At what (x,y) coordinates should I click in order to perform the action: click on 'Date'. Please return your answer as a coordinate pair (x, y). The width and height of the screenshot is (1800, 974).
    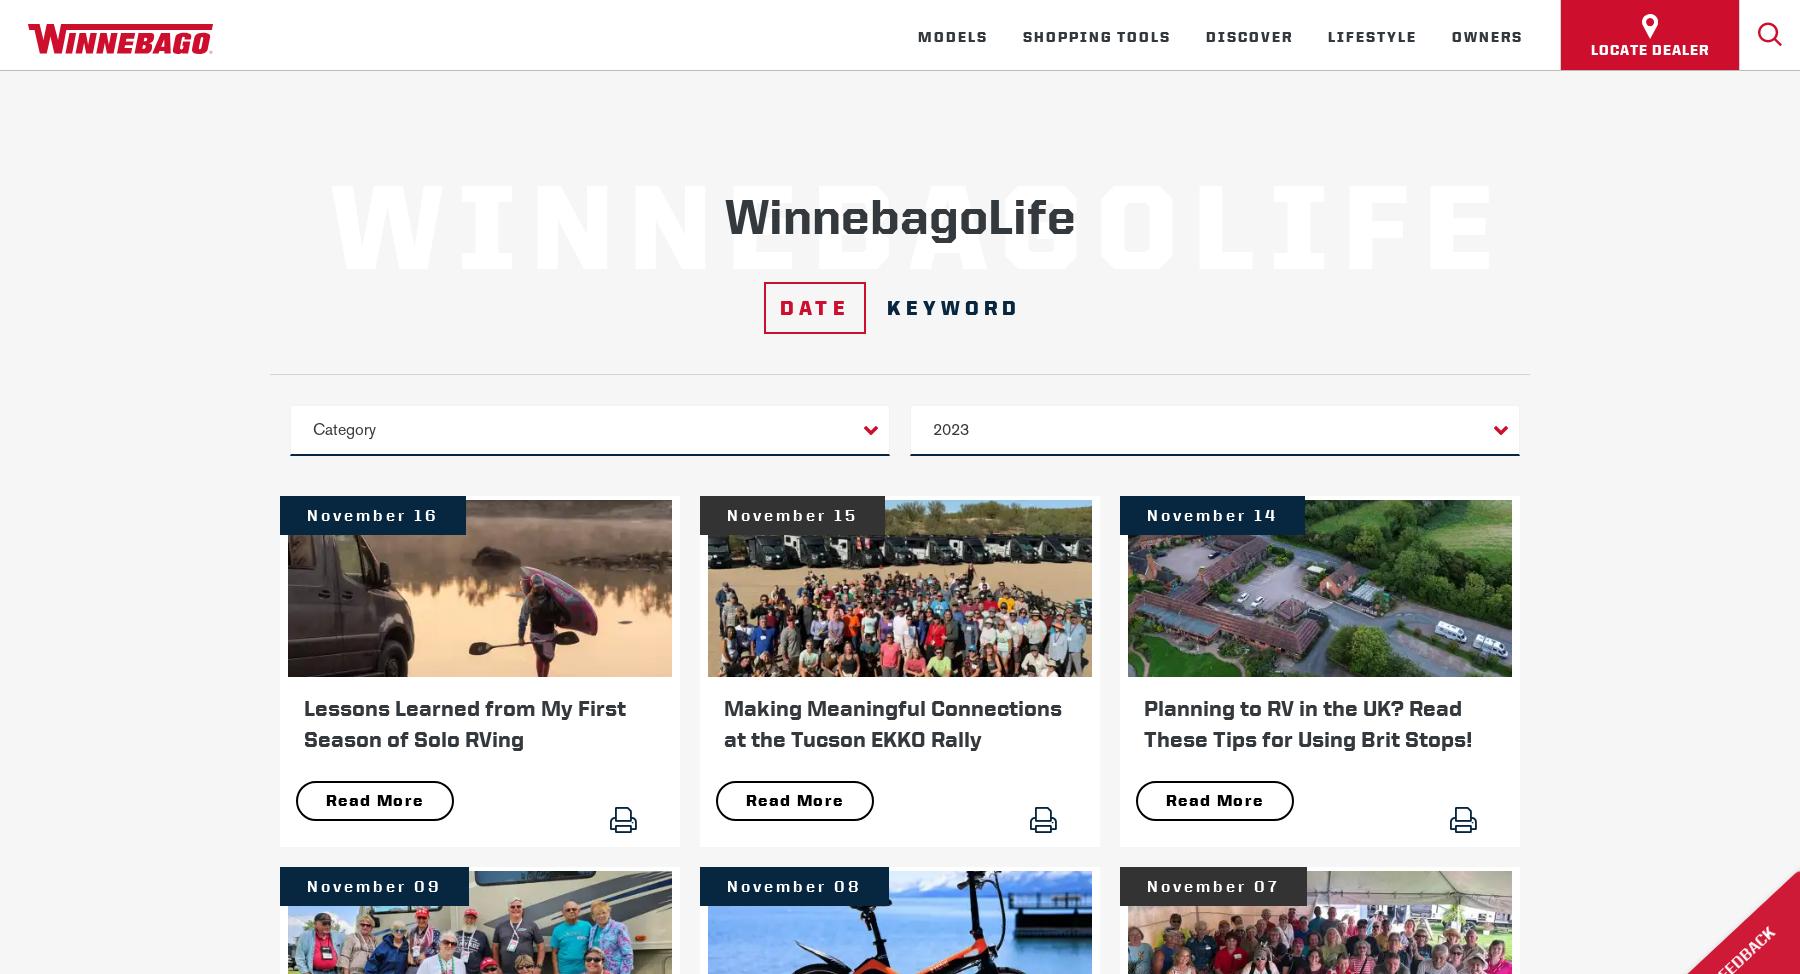
    Looking at the image, I should click on (813, 306).